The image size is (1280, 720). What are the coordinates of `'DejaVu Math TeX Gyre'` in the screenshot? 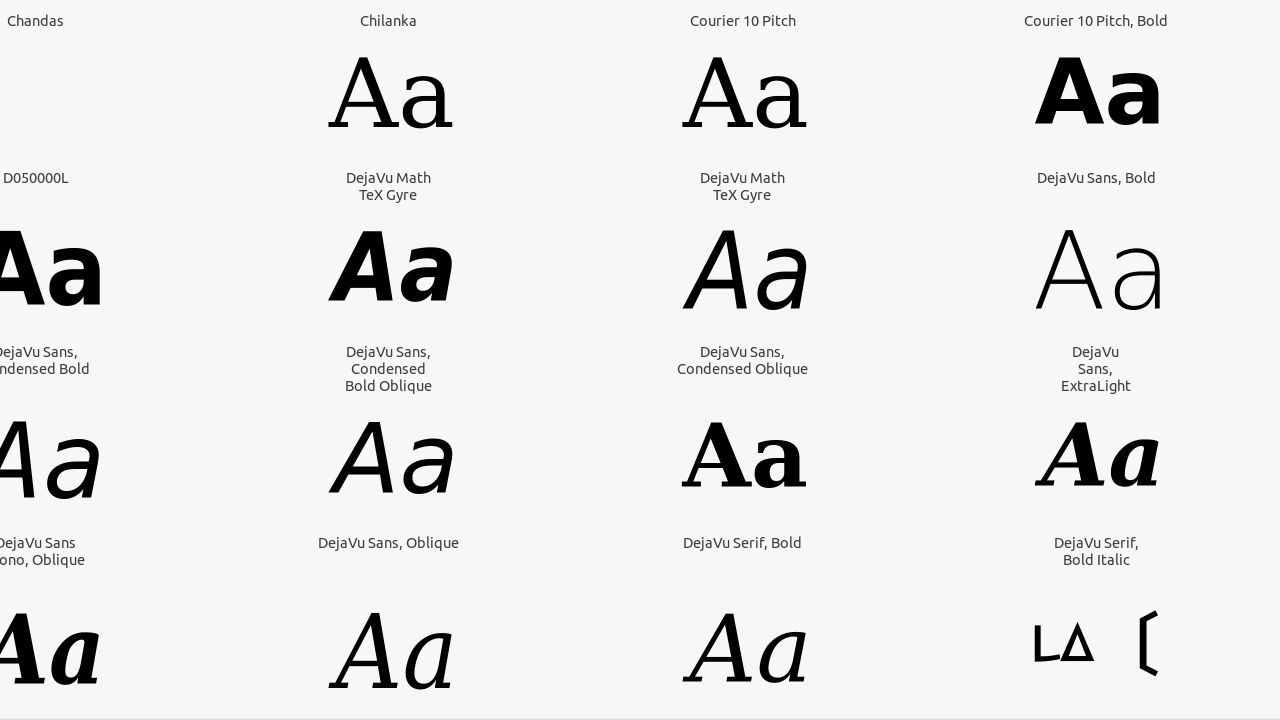 It's located at (388, 185).